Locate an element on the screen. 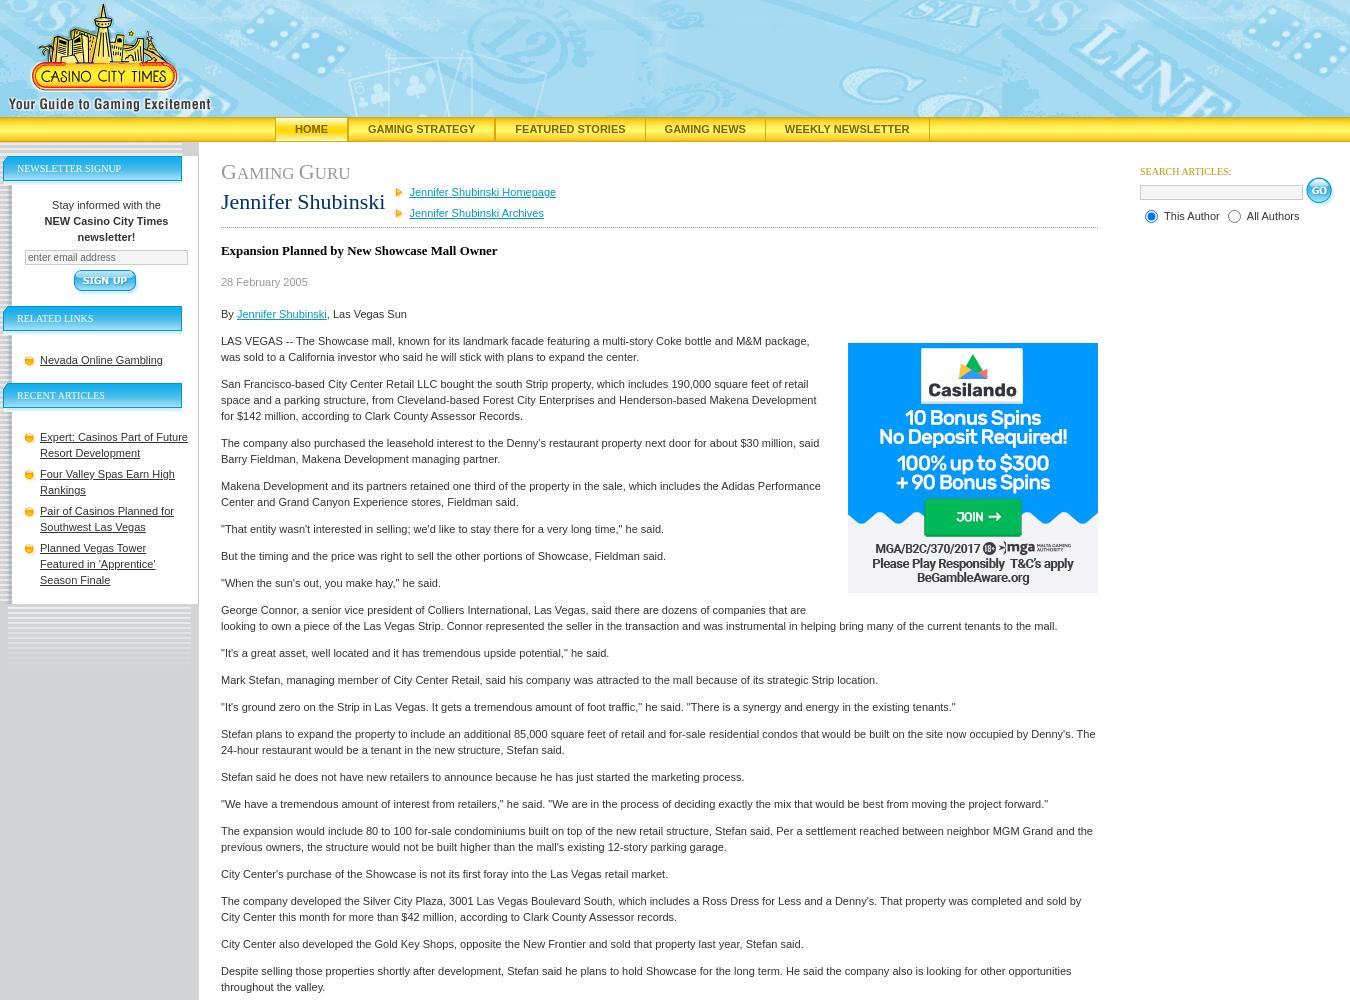 The width and height of the screenshot is (1350, 1000). 'Stay informed with the' is located at coordinates (104, 204).